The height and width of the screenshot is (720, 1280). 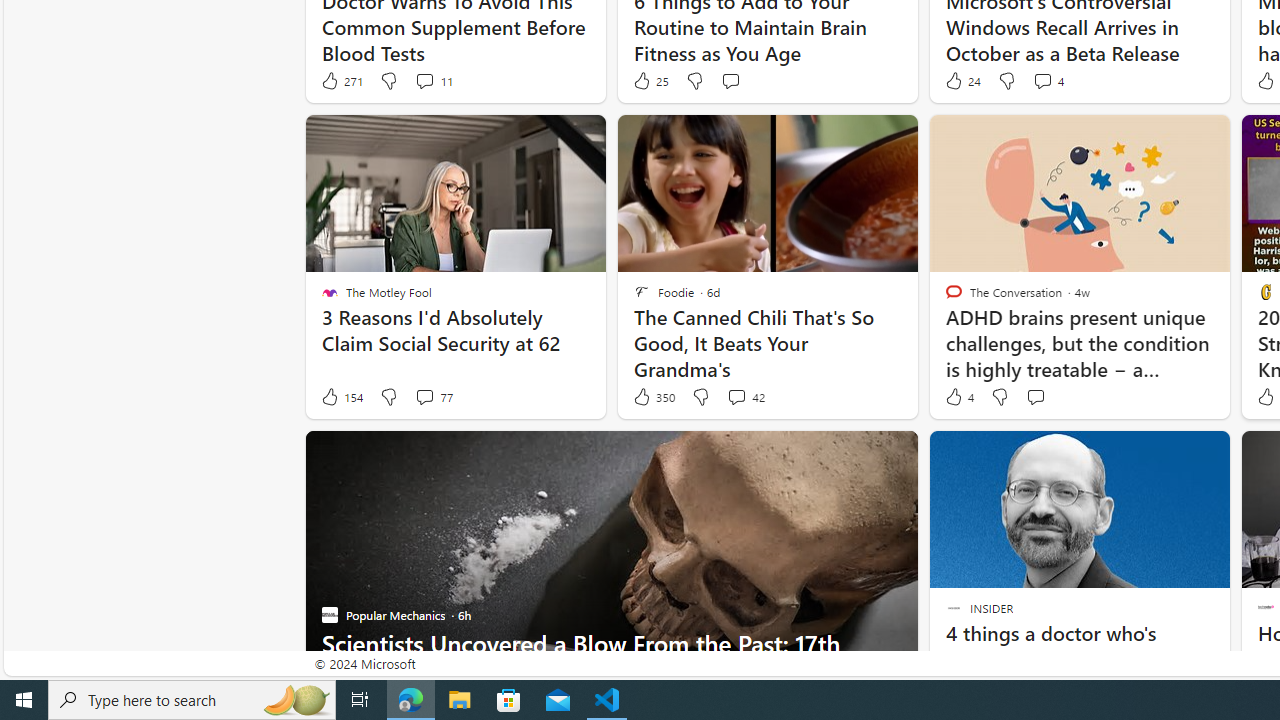 What do you see at coordinates (432, 397) in the screenshot?
I see `'View comments 77 Comment'` at bounding box center [432, 397].